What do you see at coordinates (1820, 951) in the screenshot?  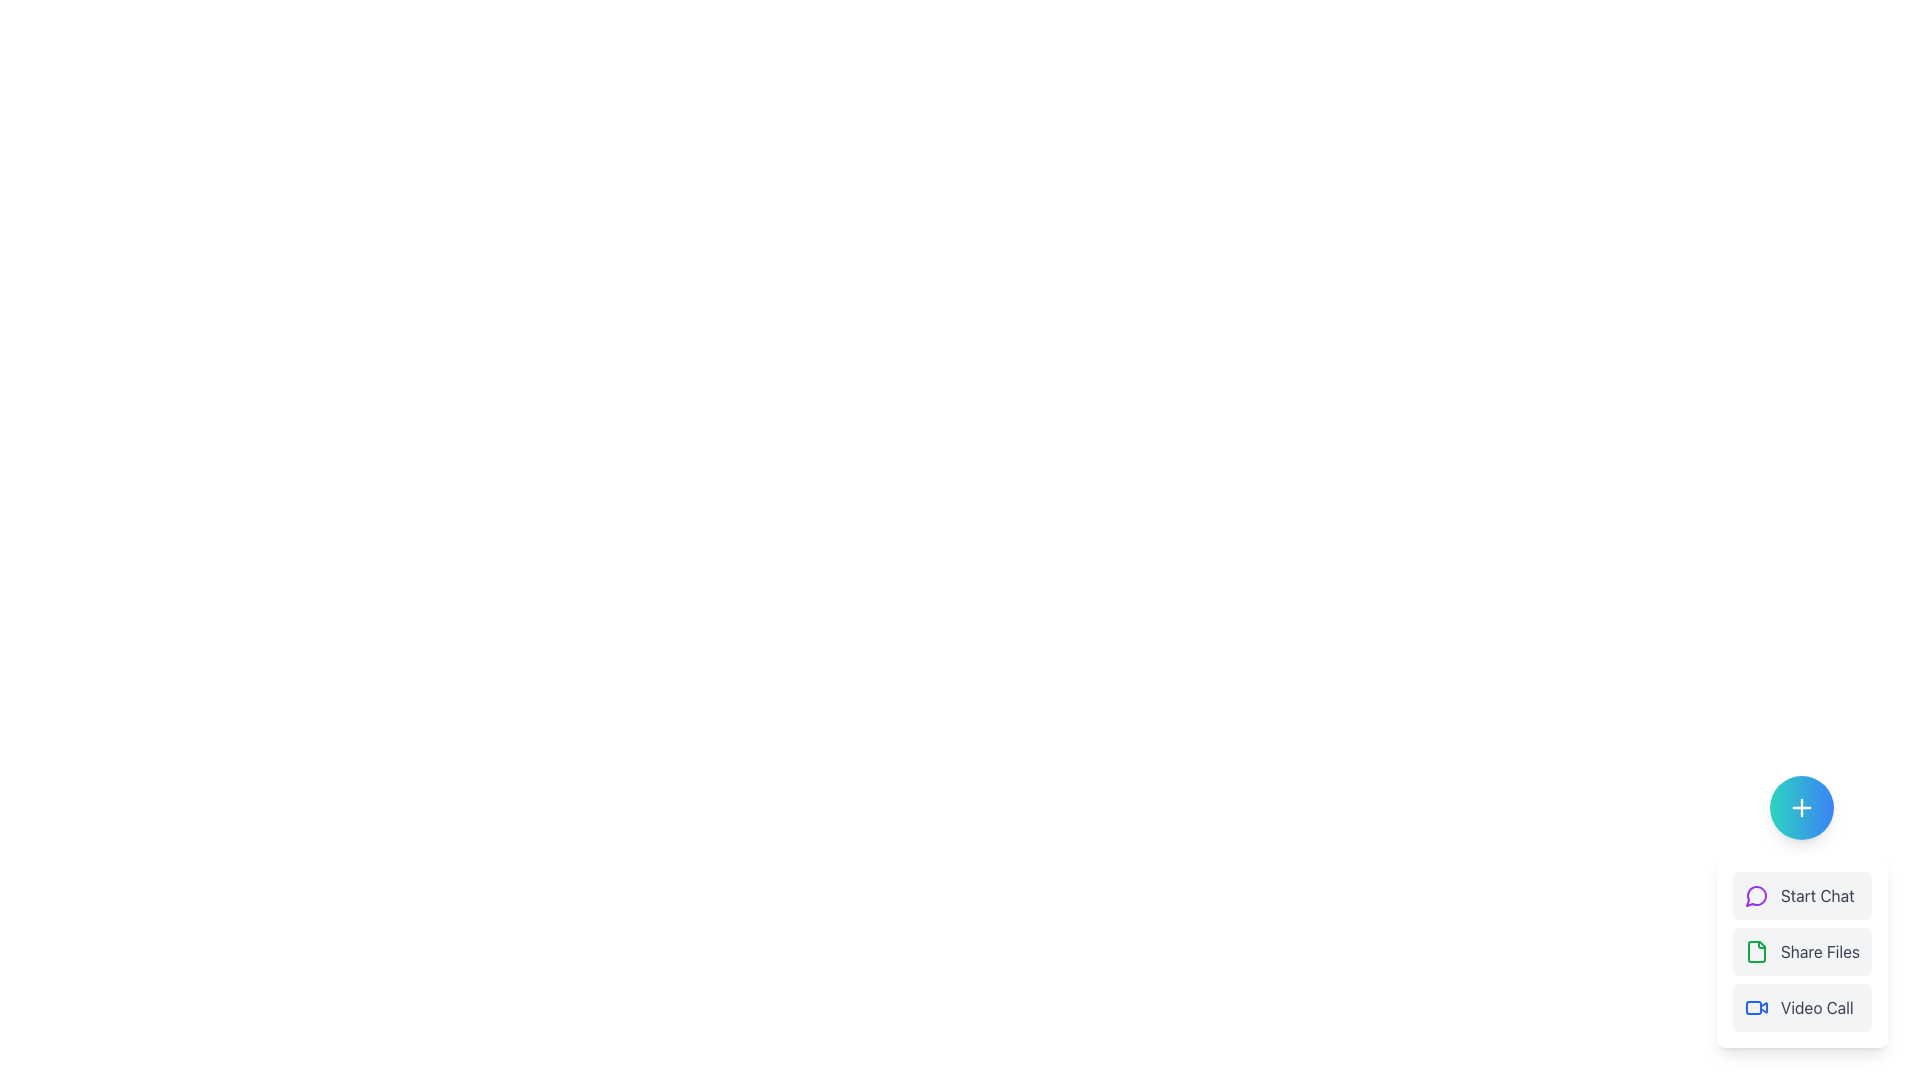 I see `the 'Share Files' text label, which is styled in gray and is the second option in the menu beneath 'Start Chat'` at bounding box center [1820, 951].